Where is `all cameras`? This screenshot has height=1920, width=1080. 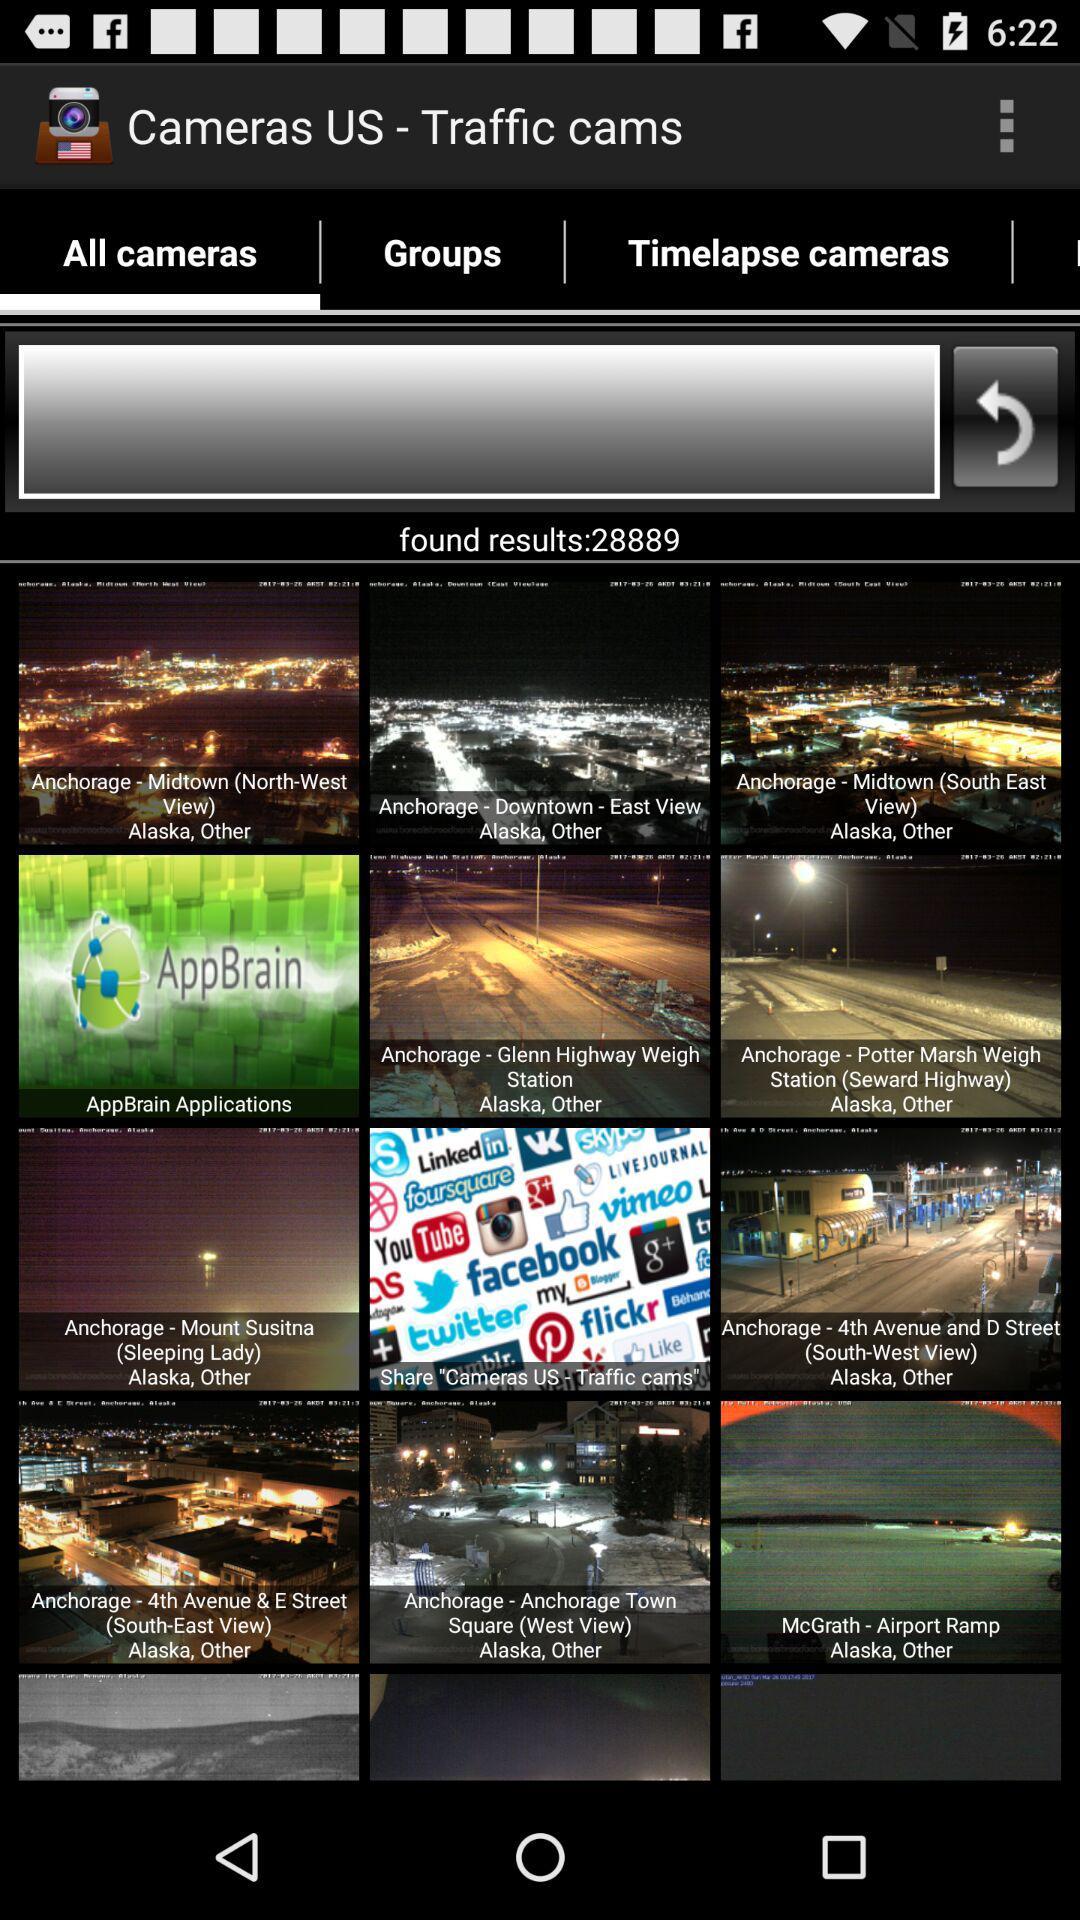
all cameras is located at coordinates (159, 251).